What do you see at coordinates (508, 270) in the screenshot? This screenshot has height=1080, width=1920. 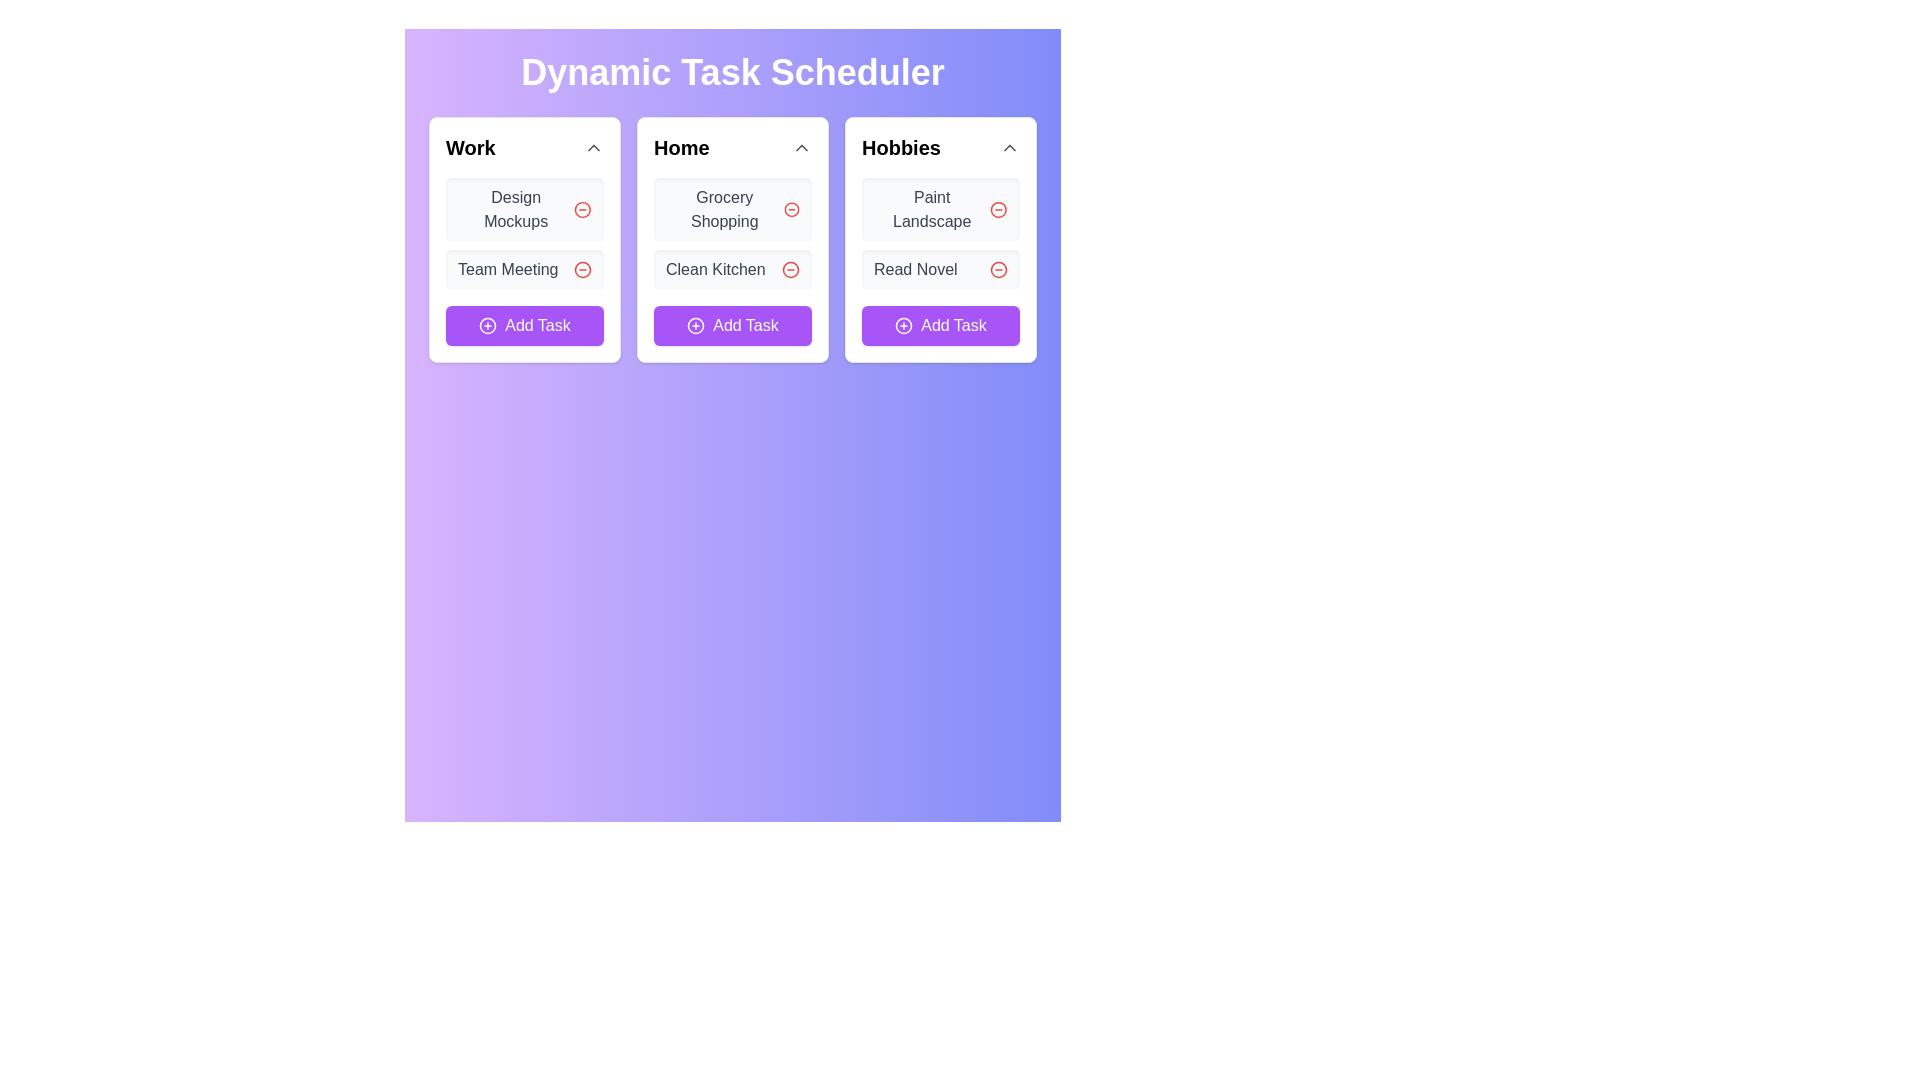 I see `the 'Team Meeting' text label in the second section of the 'Work' column, which serves as an identifier for this task` at bounding box center [508, 270].